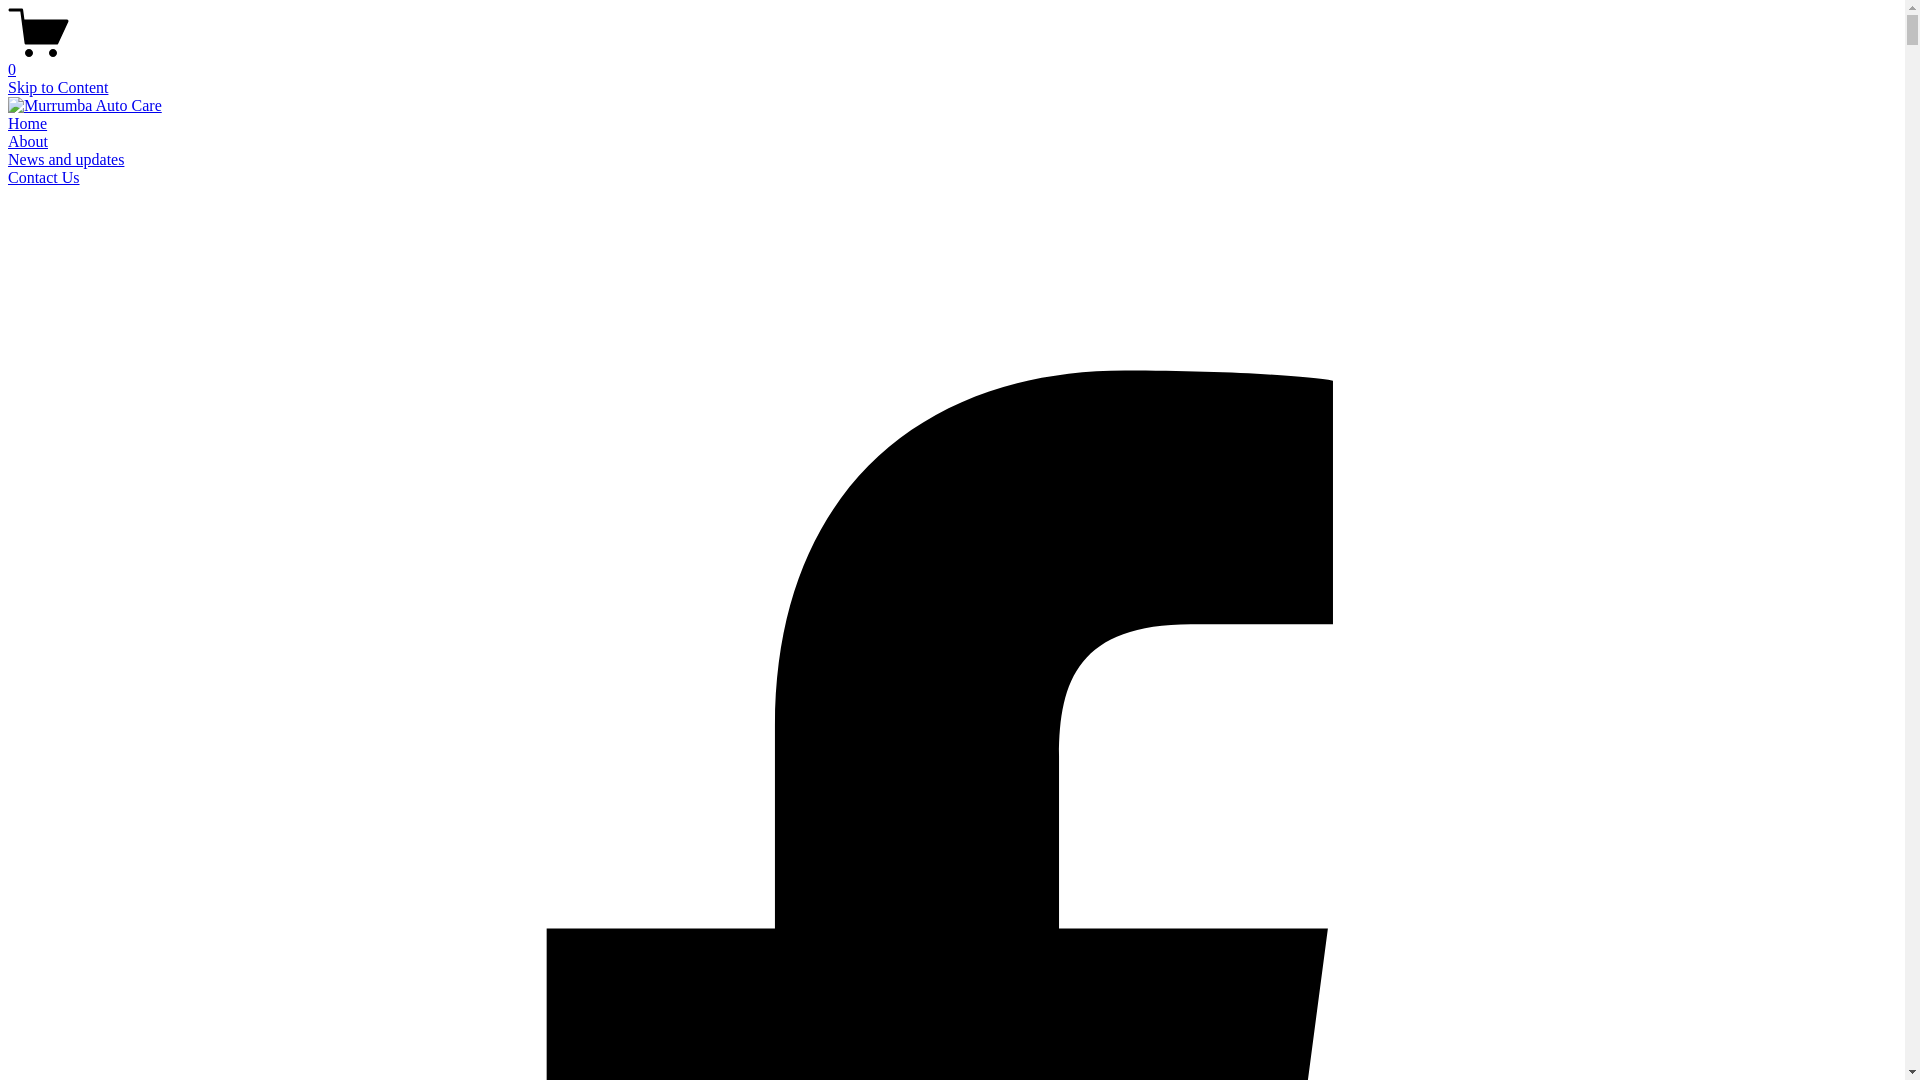  I want to click on 'About', so click(8, 140).